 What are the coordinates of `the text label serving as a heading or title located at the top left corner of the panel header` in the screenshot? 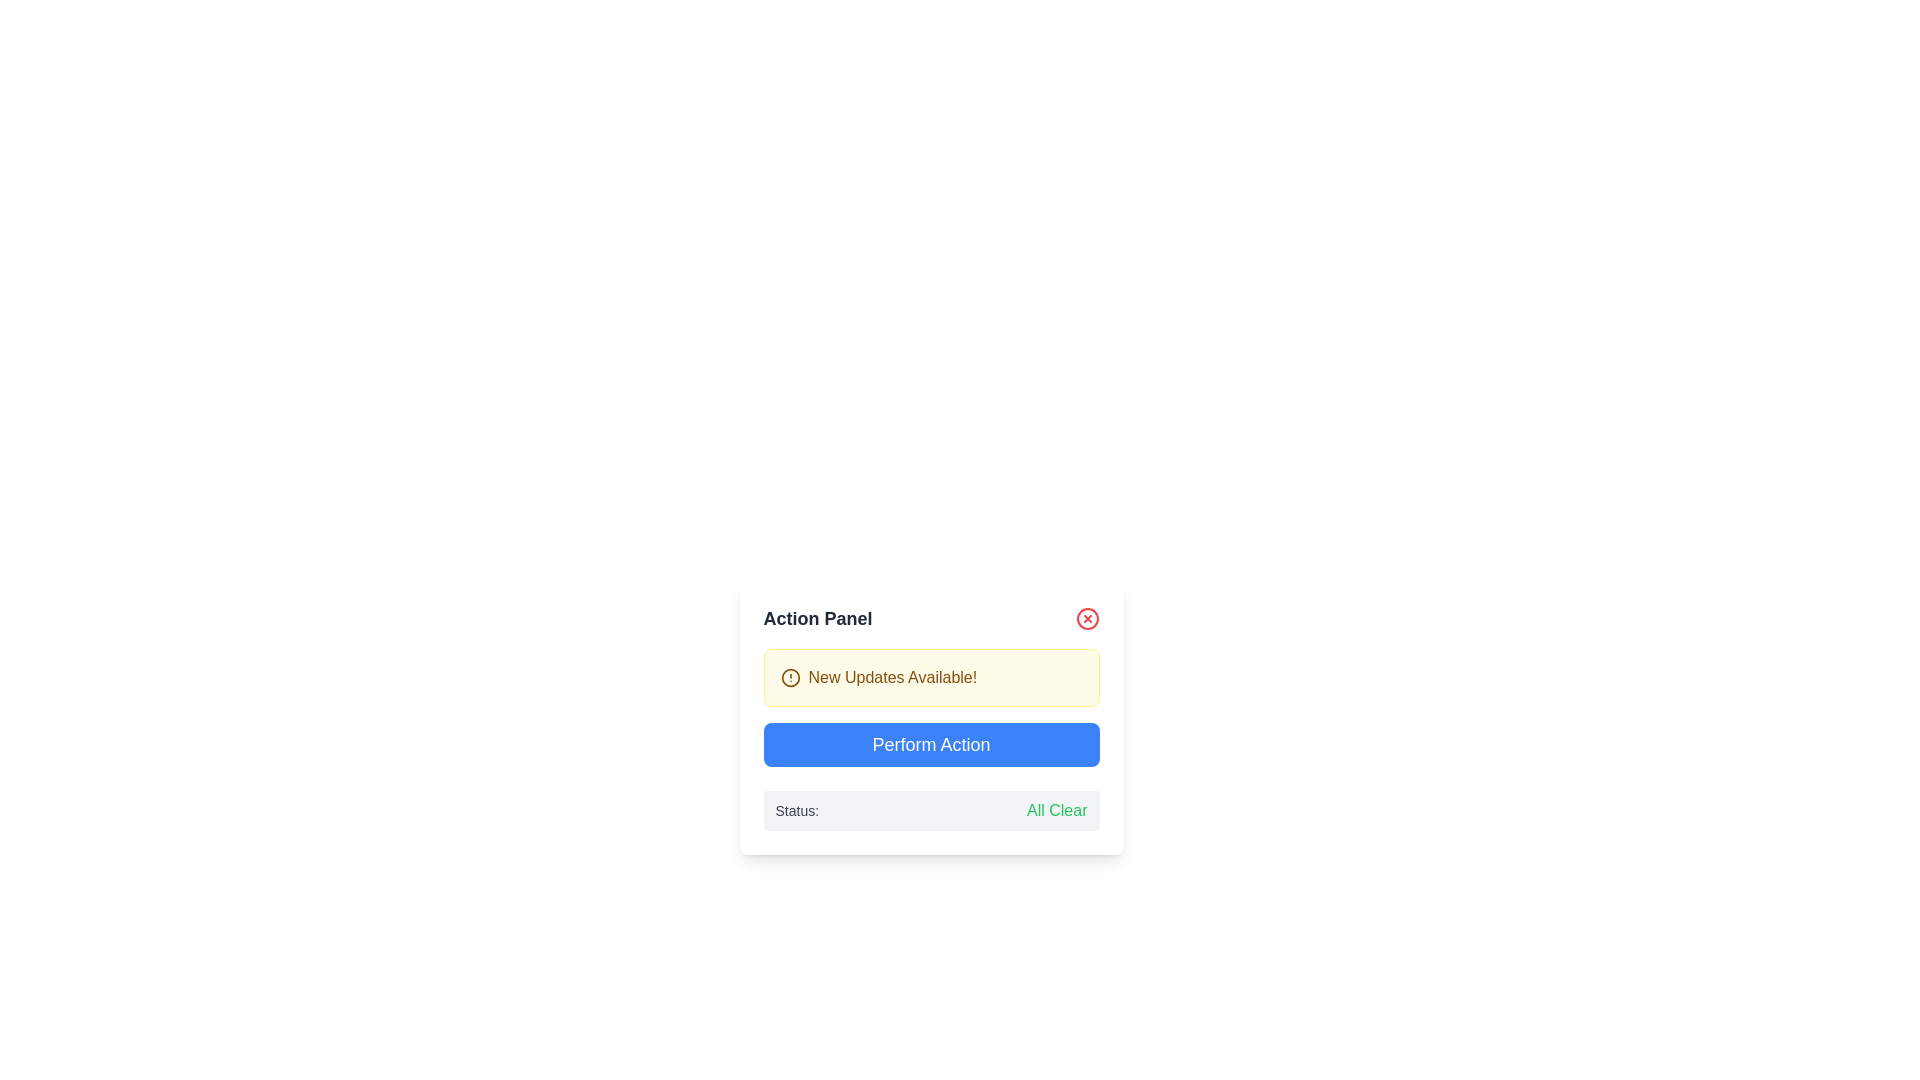 It's located at (818, 617).